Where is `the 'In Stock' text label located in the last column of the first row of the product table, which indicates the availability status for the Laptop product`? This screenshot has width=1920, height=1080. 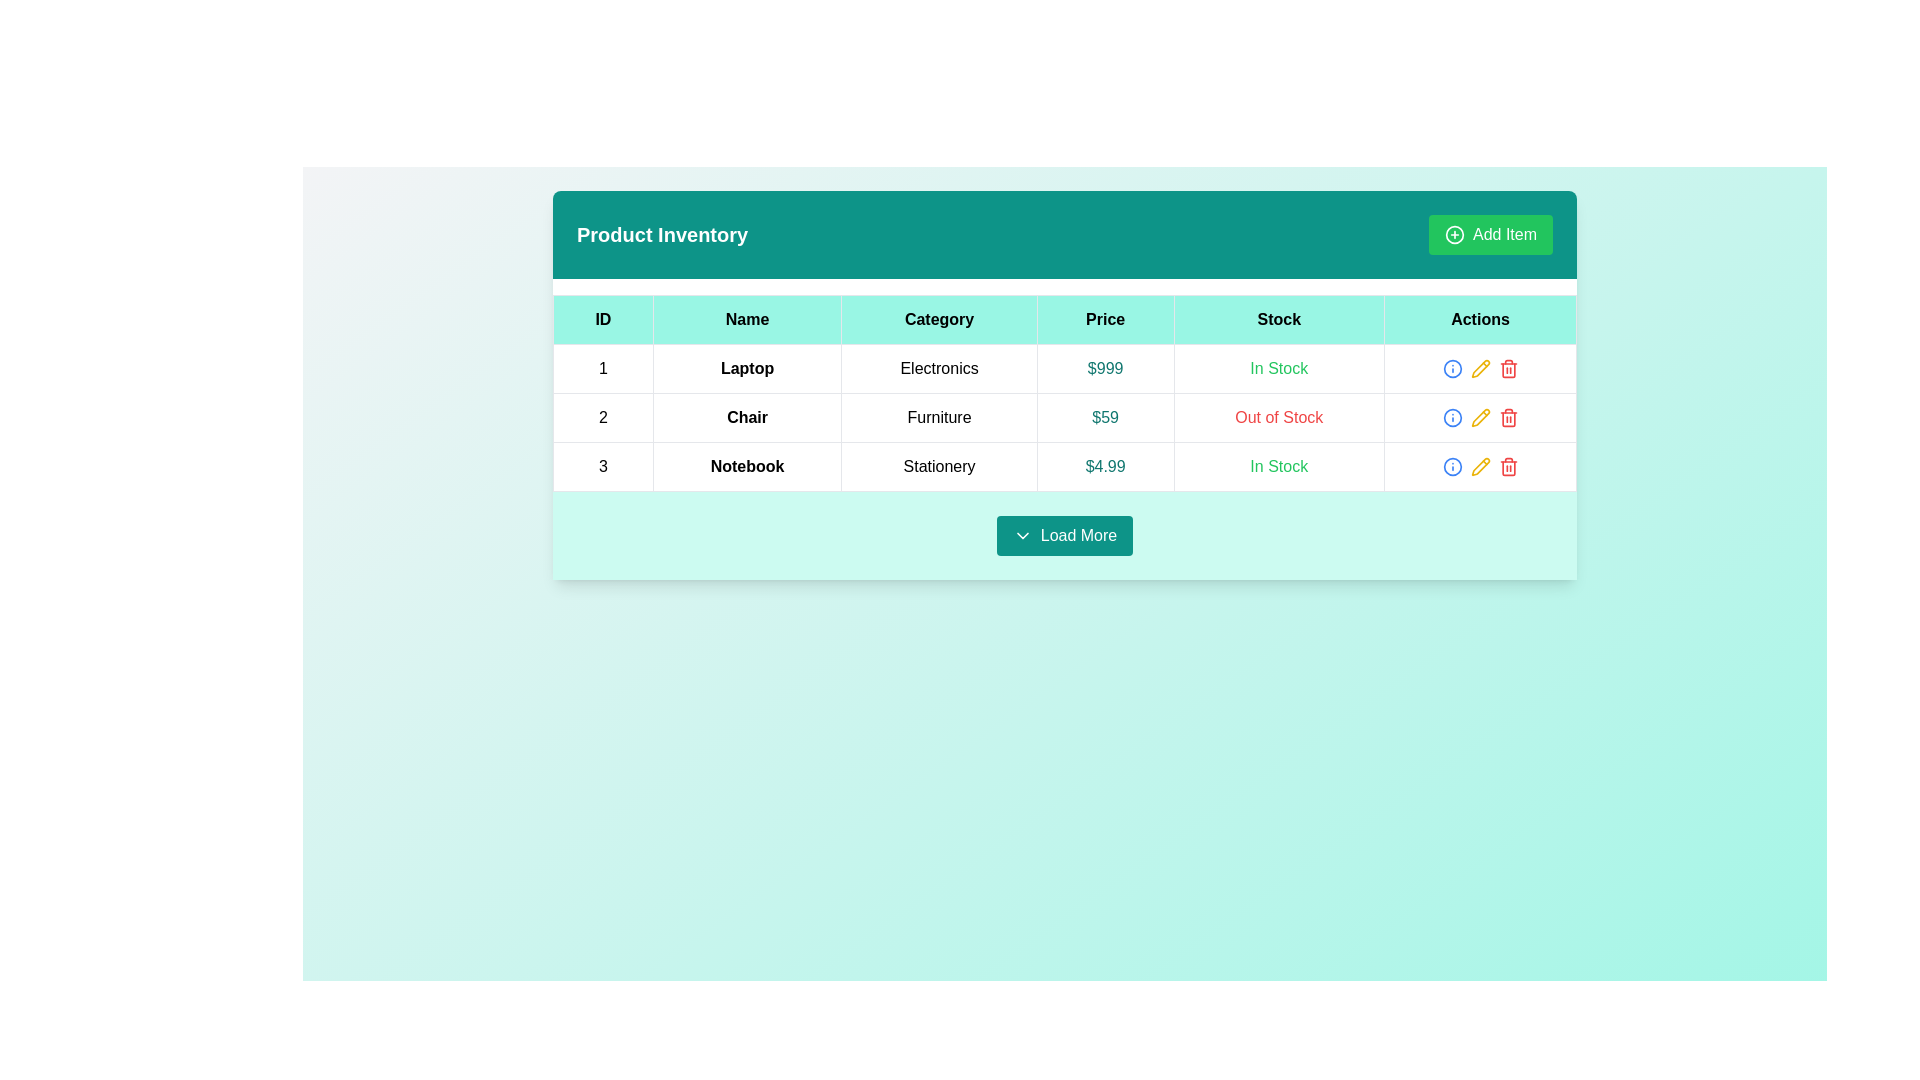
the 'In Stock' text label located in the last column of the first row of the product table, which indicates the availability status for the Laptop product is located at coordinates (1278, 369).